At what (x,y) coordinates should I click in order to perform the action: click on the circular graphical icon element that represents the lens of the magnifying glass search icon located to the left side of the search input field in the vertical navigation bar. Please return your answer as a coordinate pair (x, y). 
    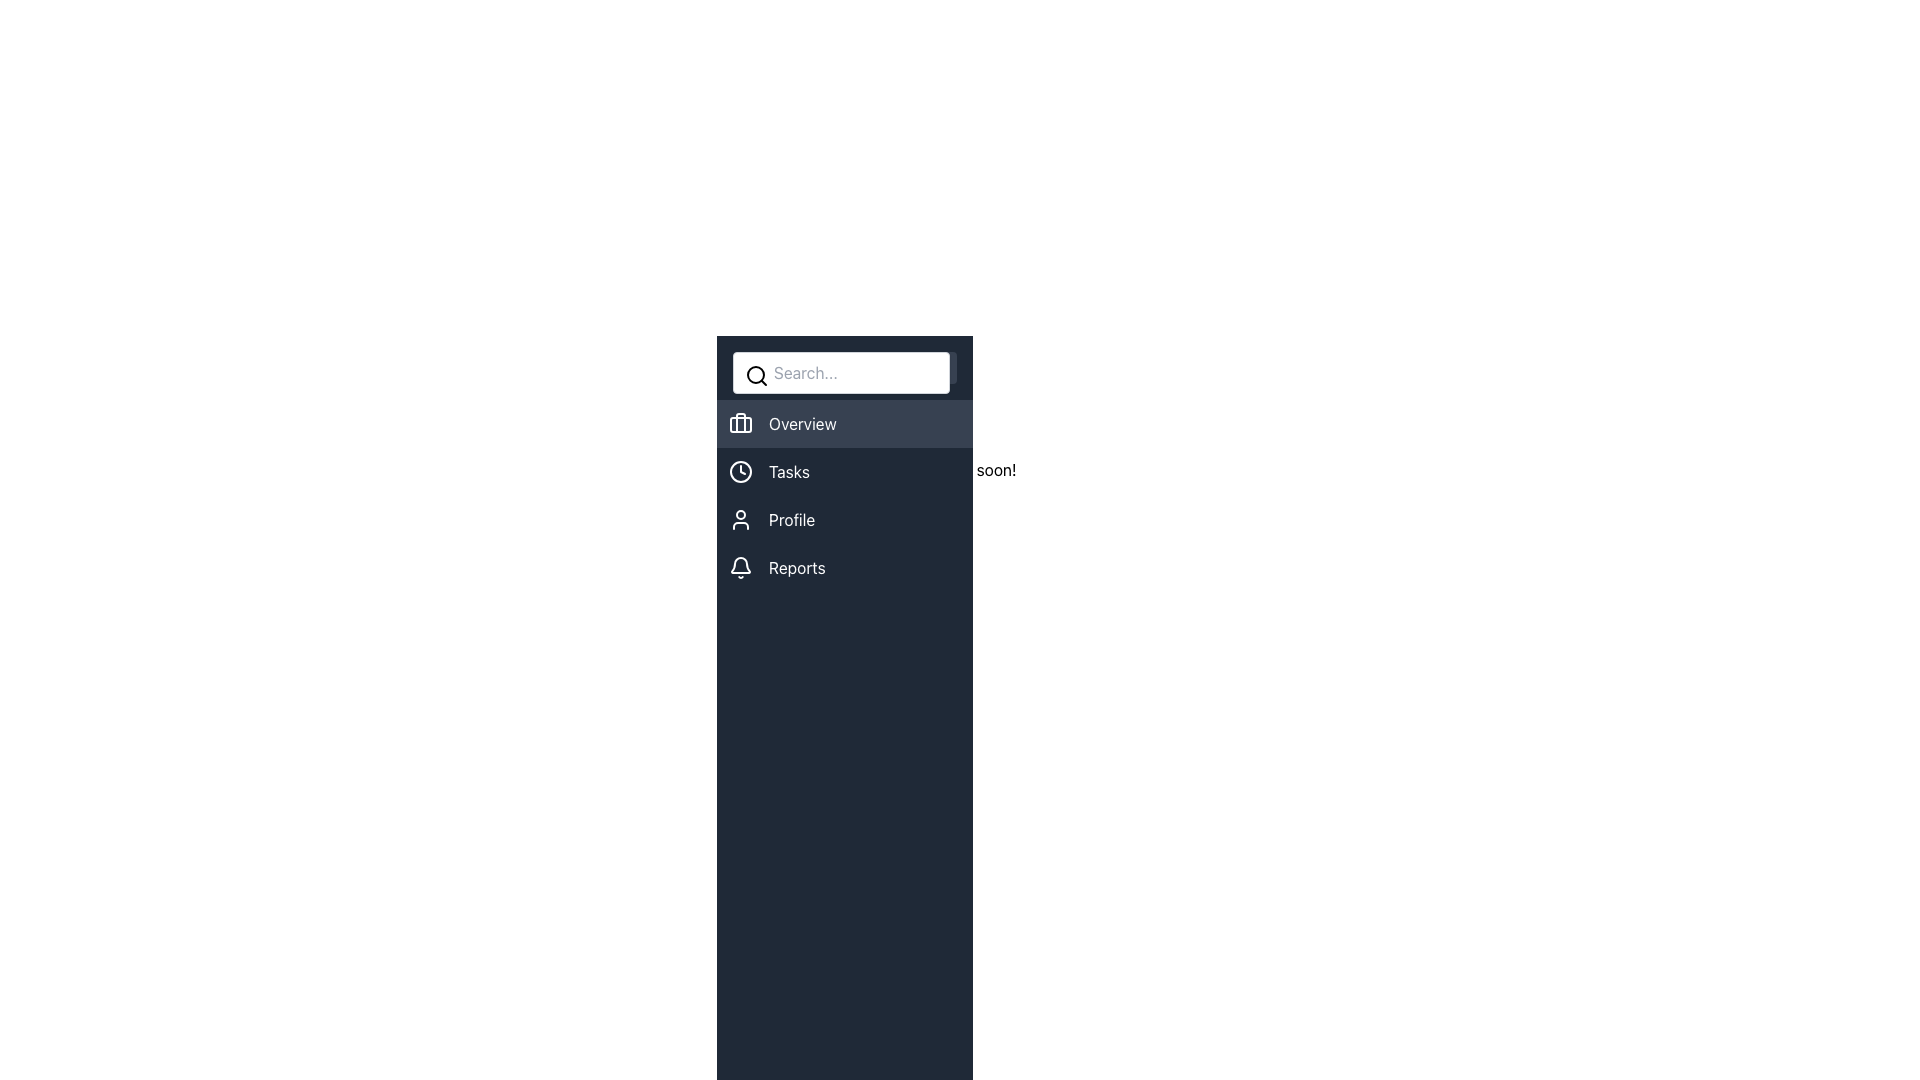
    Looking at the image, I should click on (754, 374).